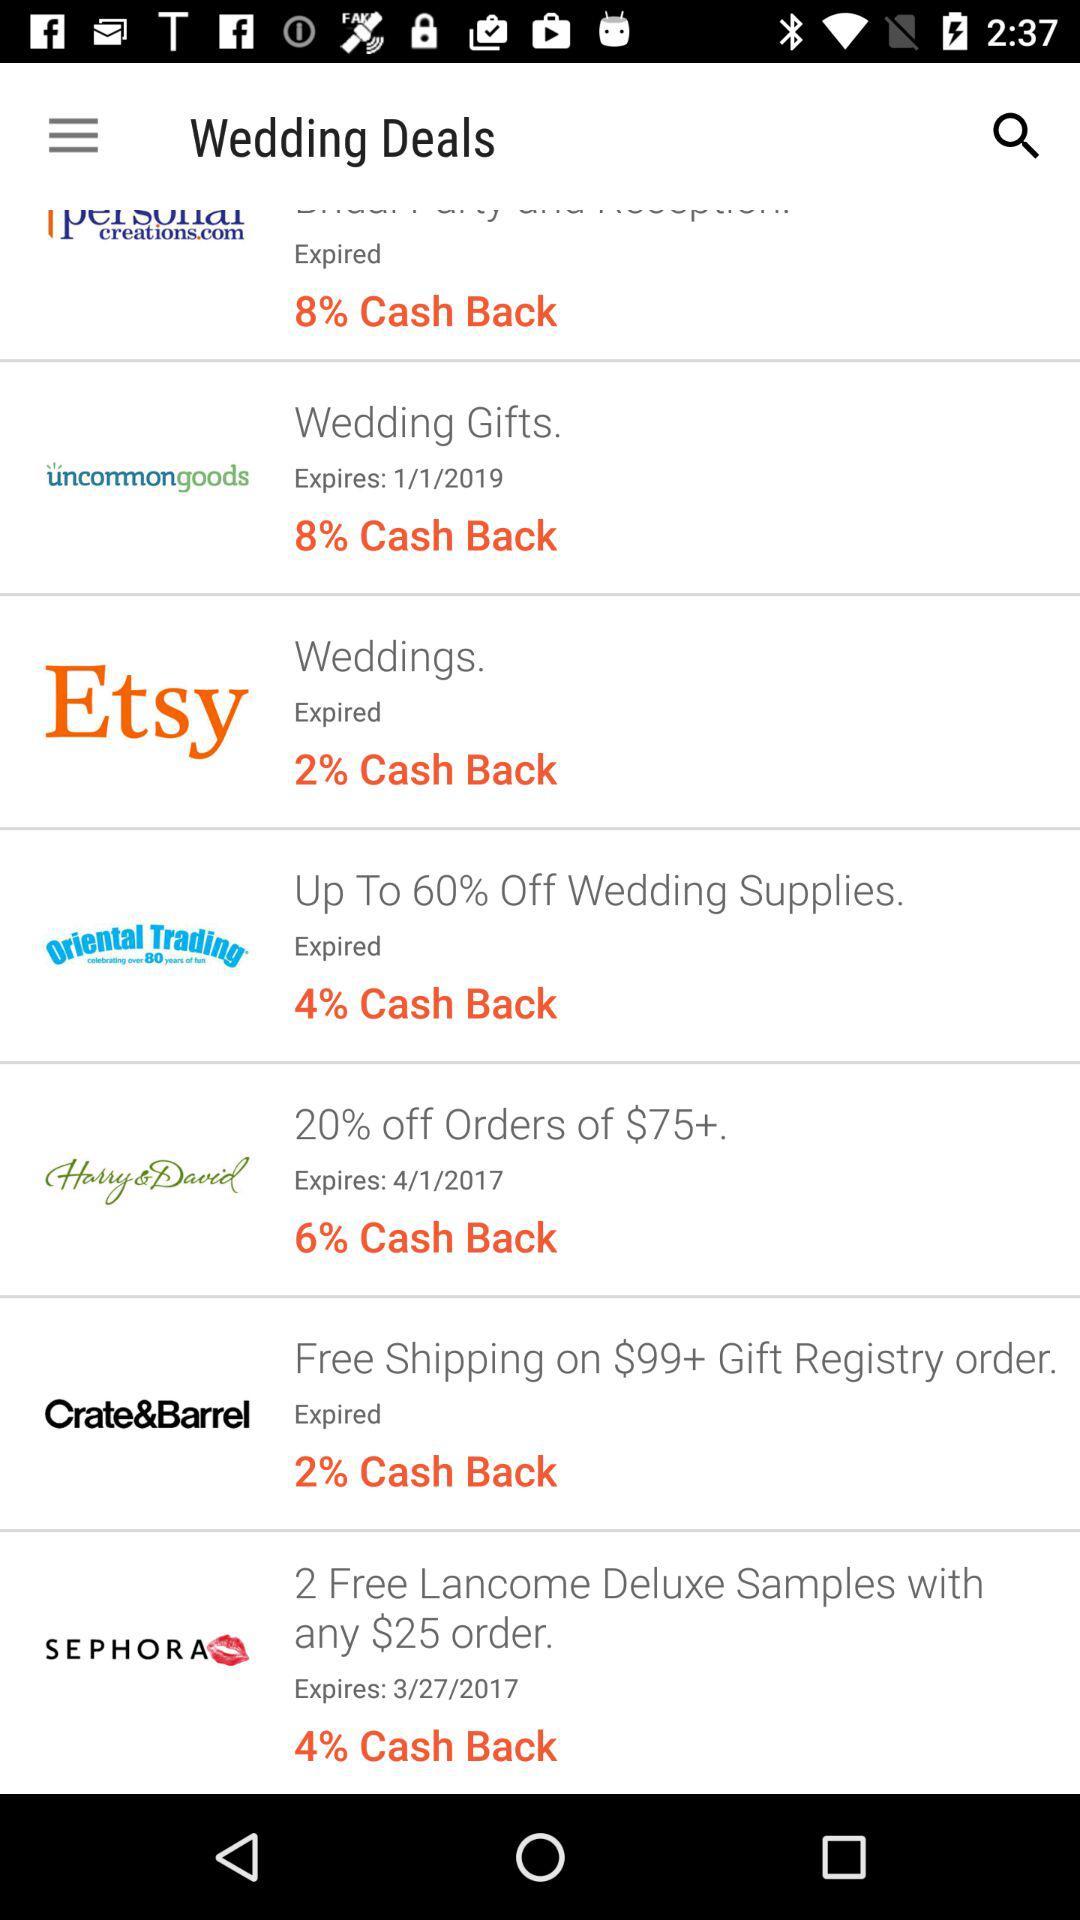 The width and height of the screenshot is (1080, 1920). Describe the element at coordinates (1017, 135) in the screenshot. I see `item at the top right corner` at that location.